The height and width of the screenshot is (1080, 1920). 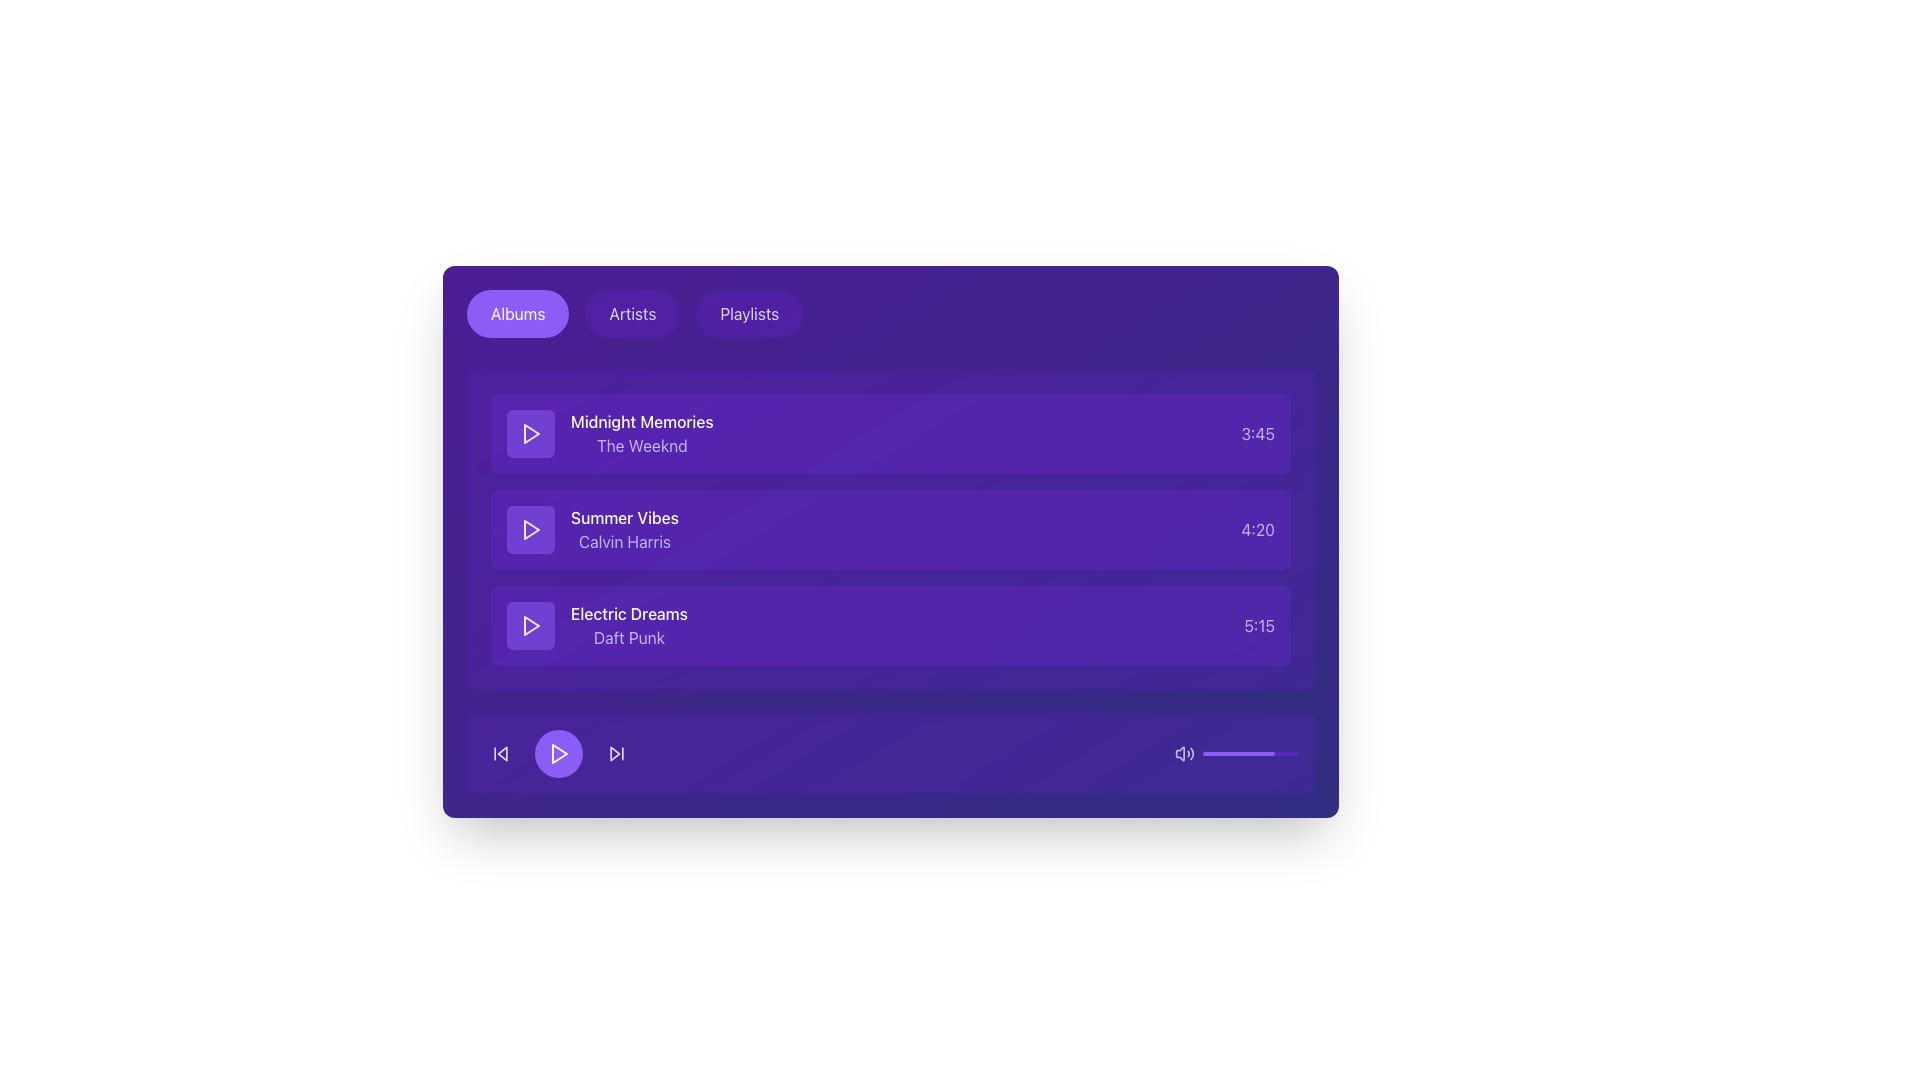 I want to click on the 'Artists' button, which has rounded corners and a purple background, so click(x=631, y=313).